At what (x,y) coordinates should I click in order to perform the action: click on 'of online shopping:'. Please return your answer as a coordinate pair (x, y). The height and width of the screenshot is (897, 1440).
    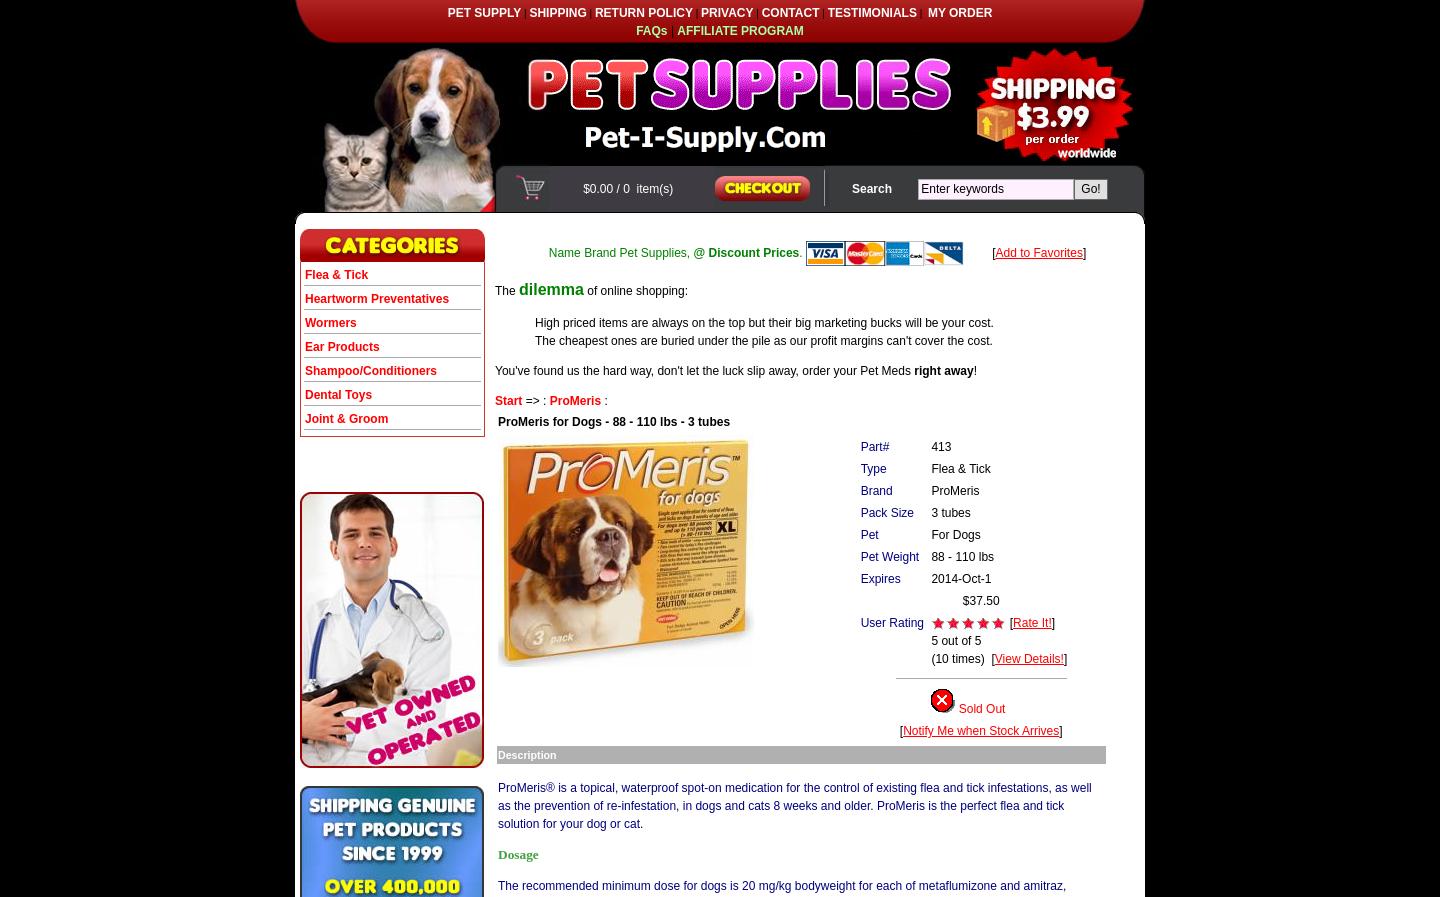
    Looking at the image, I should click on (634, 289).